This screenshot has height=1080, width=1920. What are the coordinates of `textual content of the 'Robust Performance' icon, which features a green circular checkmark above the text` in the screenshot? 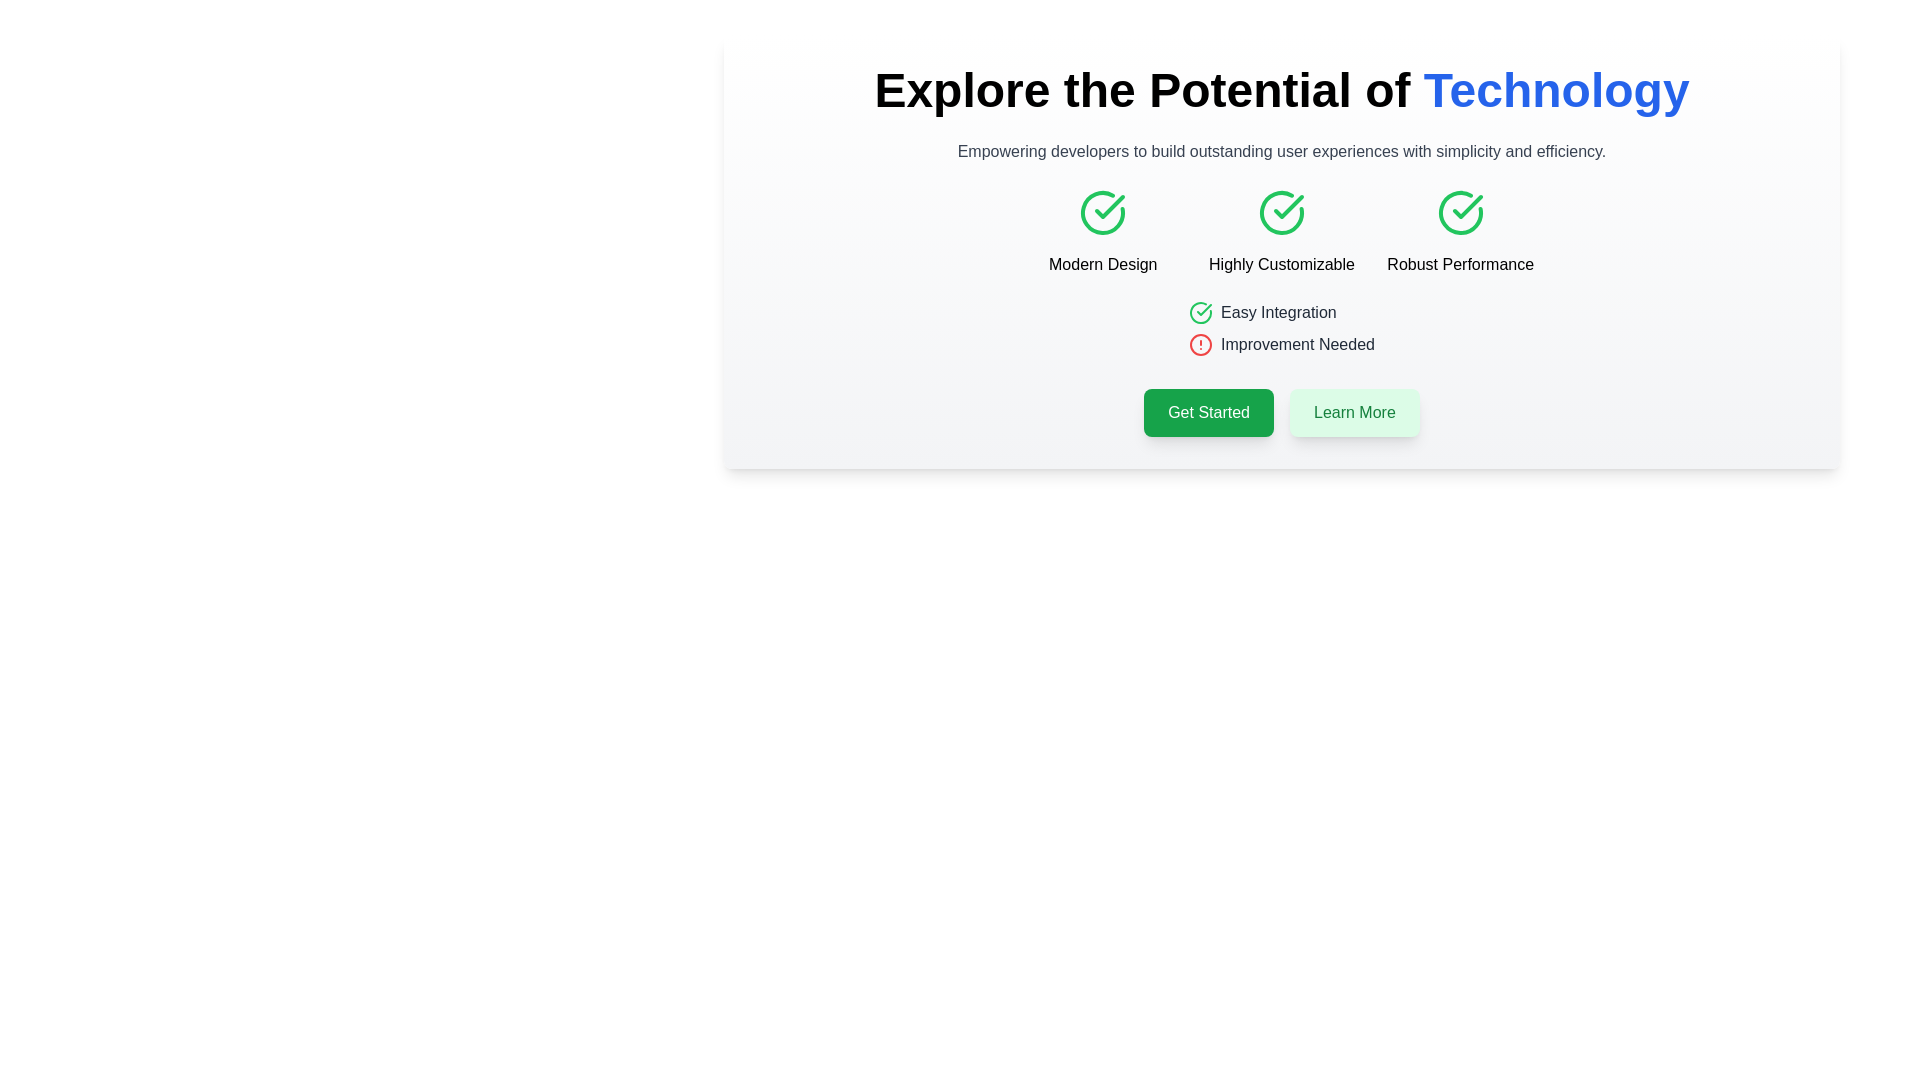 It's located at (1460, 231).